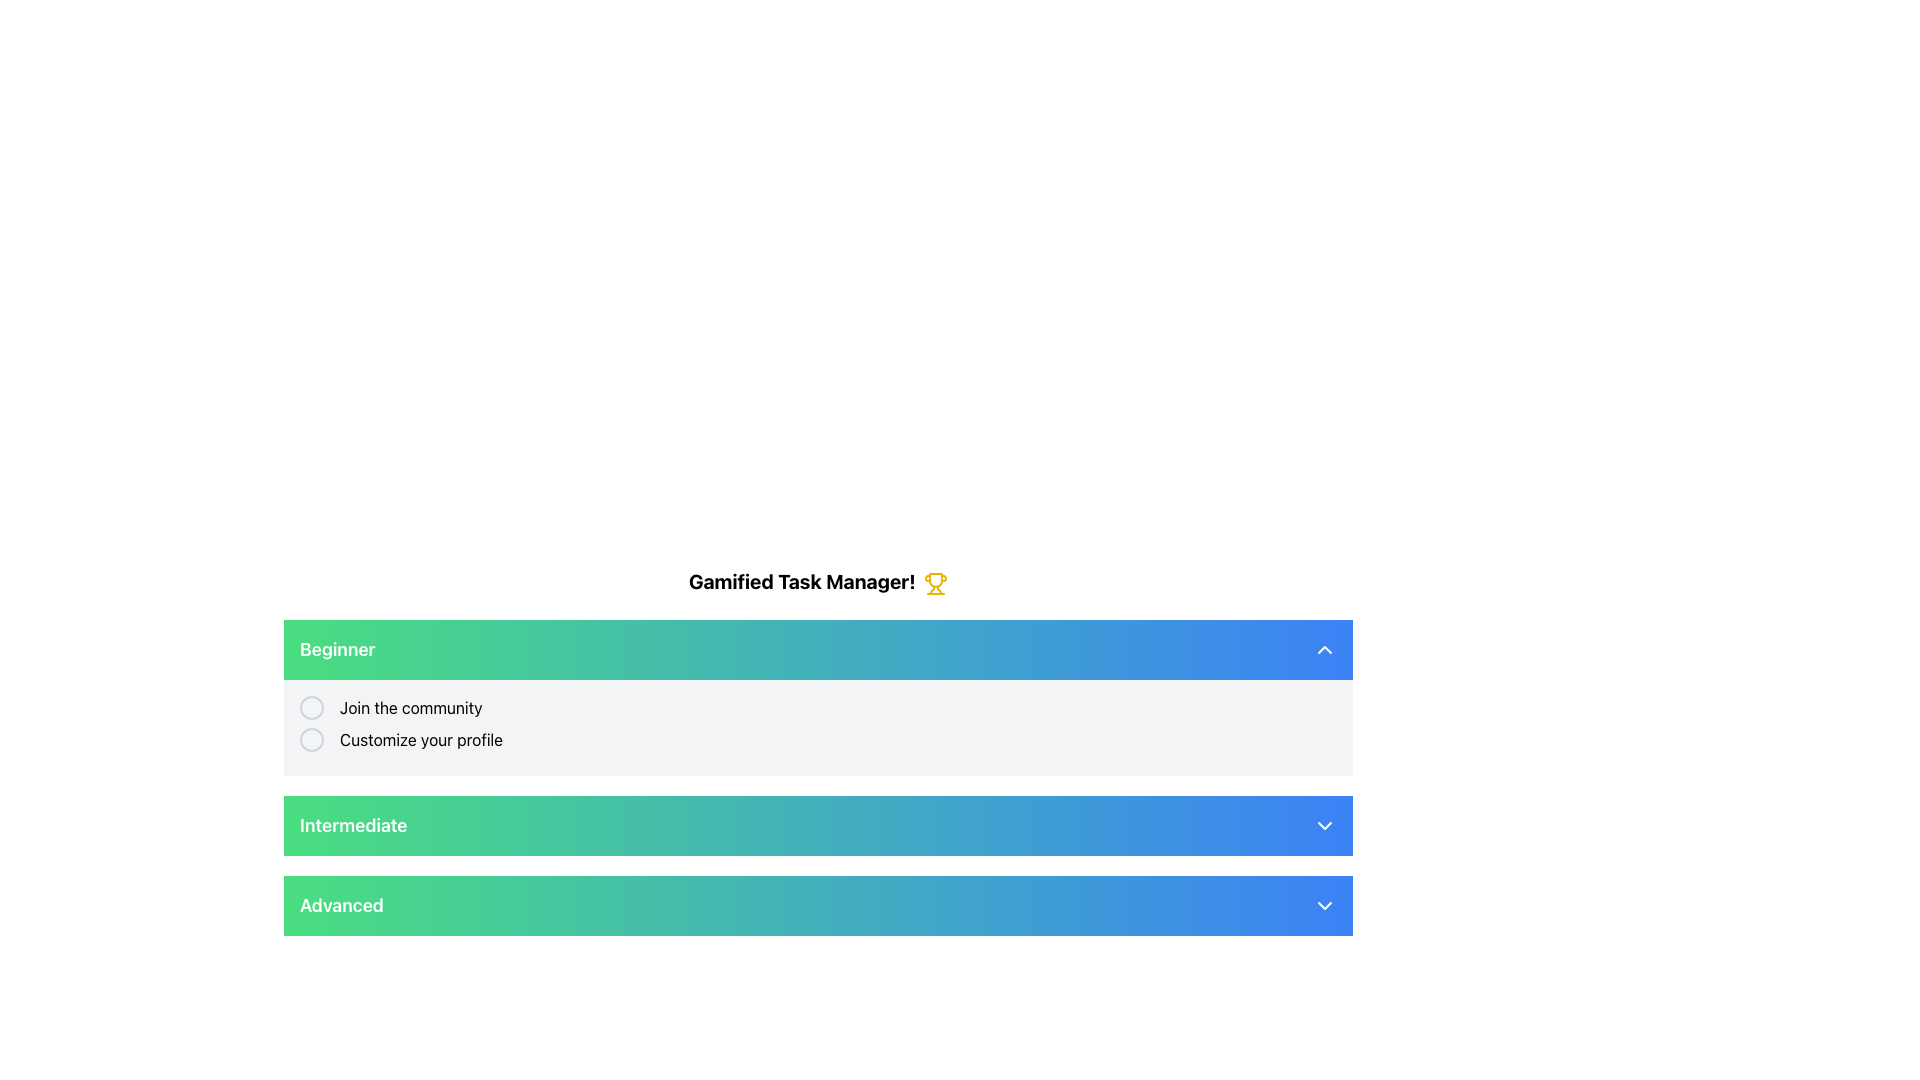 The image size is (1920, 1080). Describe the element at coordinates (341, 906) in the screenshot. I see `the 'Advanced' text label, which is styled with bold white text on a gradient background, located in the third section of a vertically stacked list` at that location.